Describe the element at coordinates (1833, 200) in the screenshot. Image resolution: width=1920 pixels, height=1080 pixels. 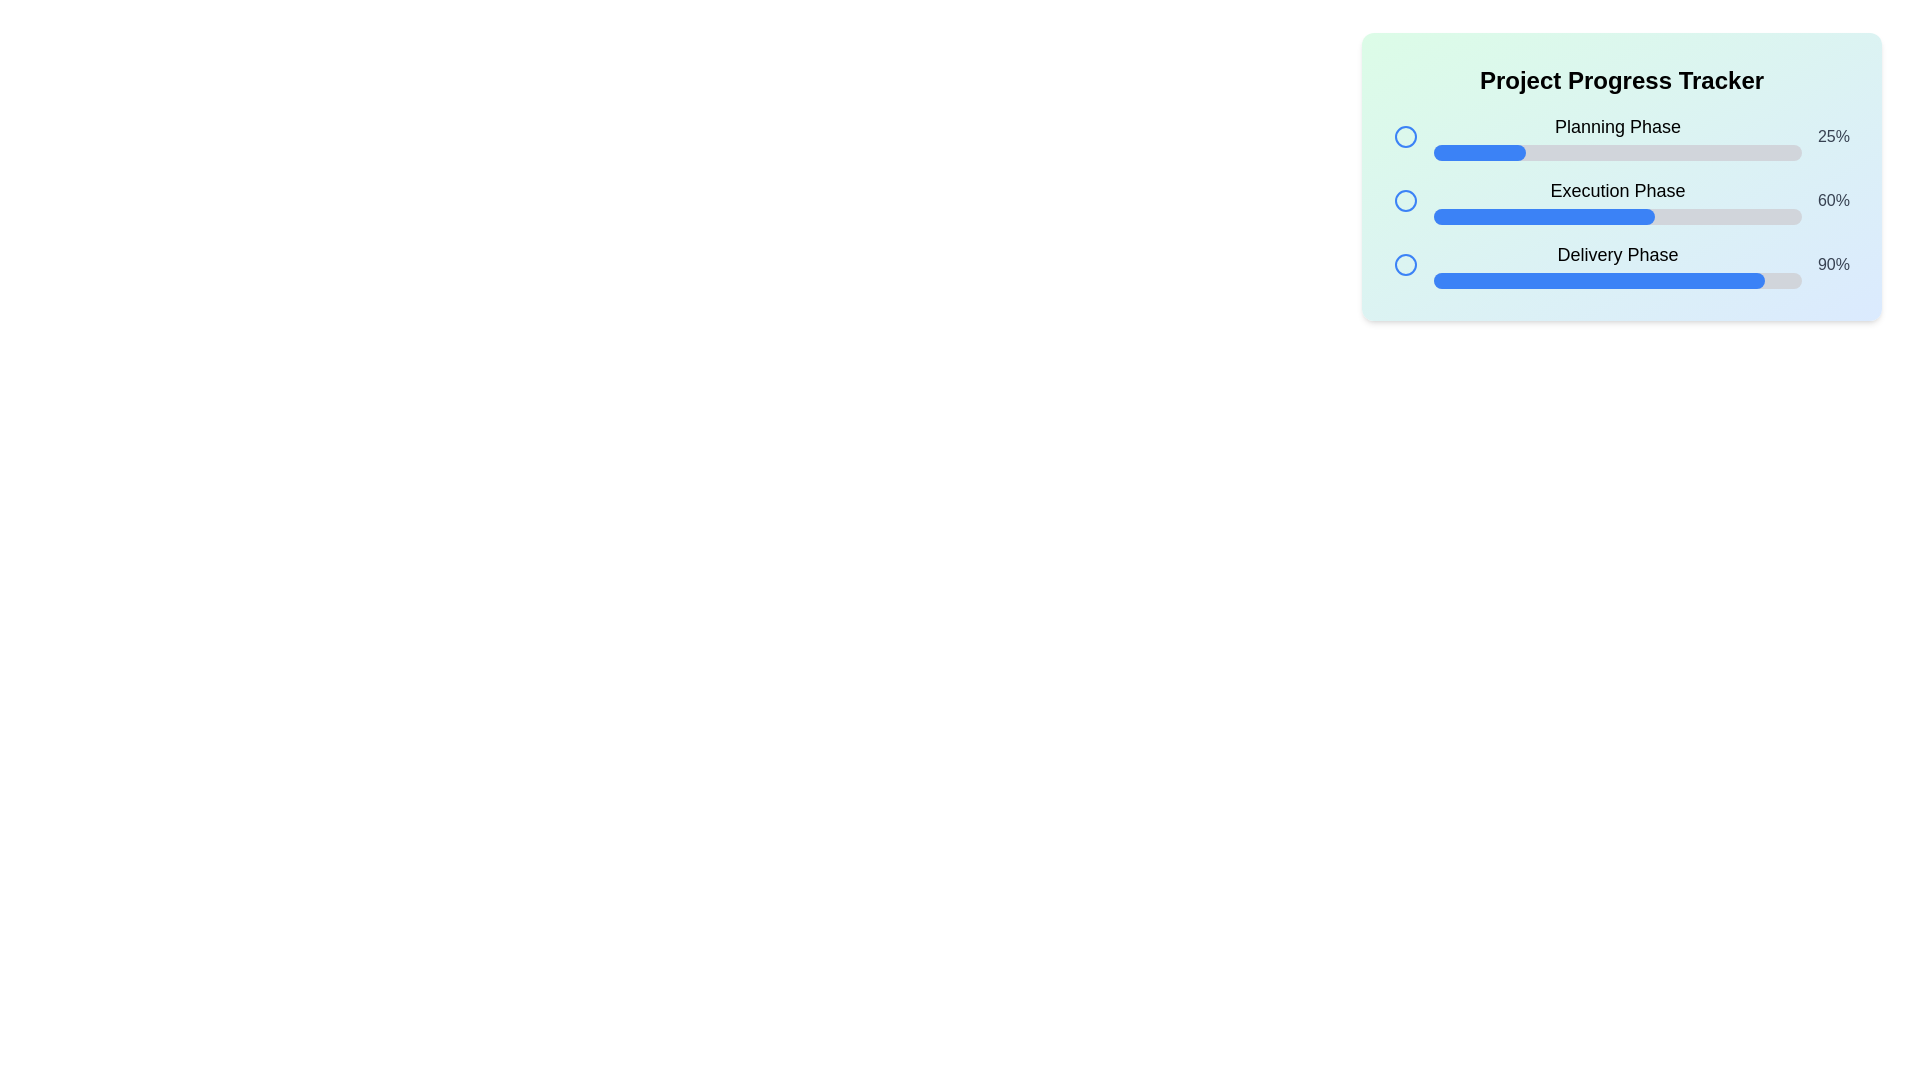
I see `completion percentage value displayed in the text label for the 'Execution Phase' in the project progress tracker` at that location.